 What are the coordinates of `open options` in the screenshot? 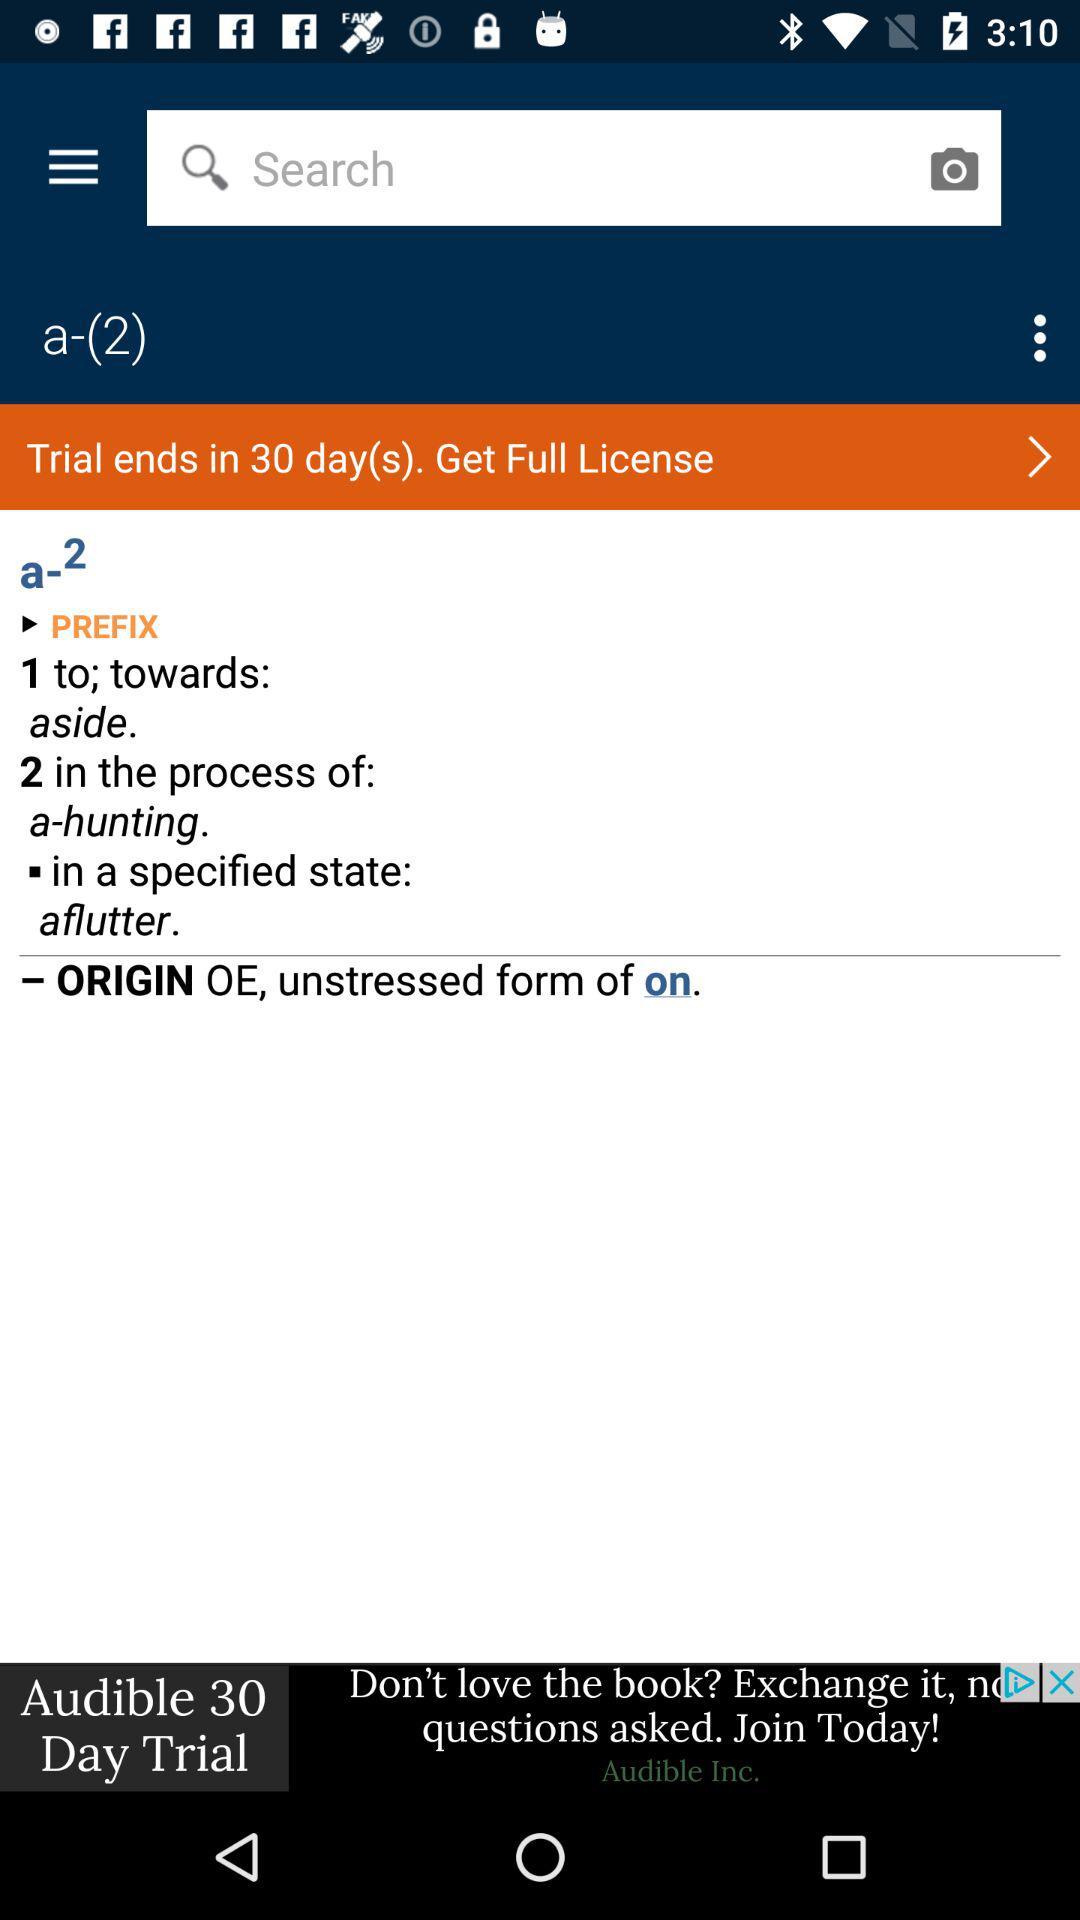 It's located at (1039, 338).